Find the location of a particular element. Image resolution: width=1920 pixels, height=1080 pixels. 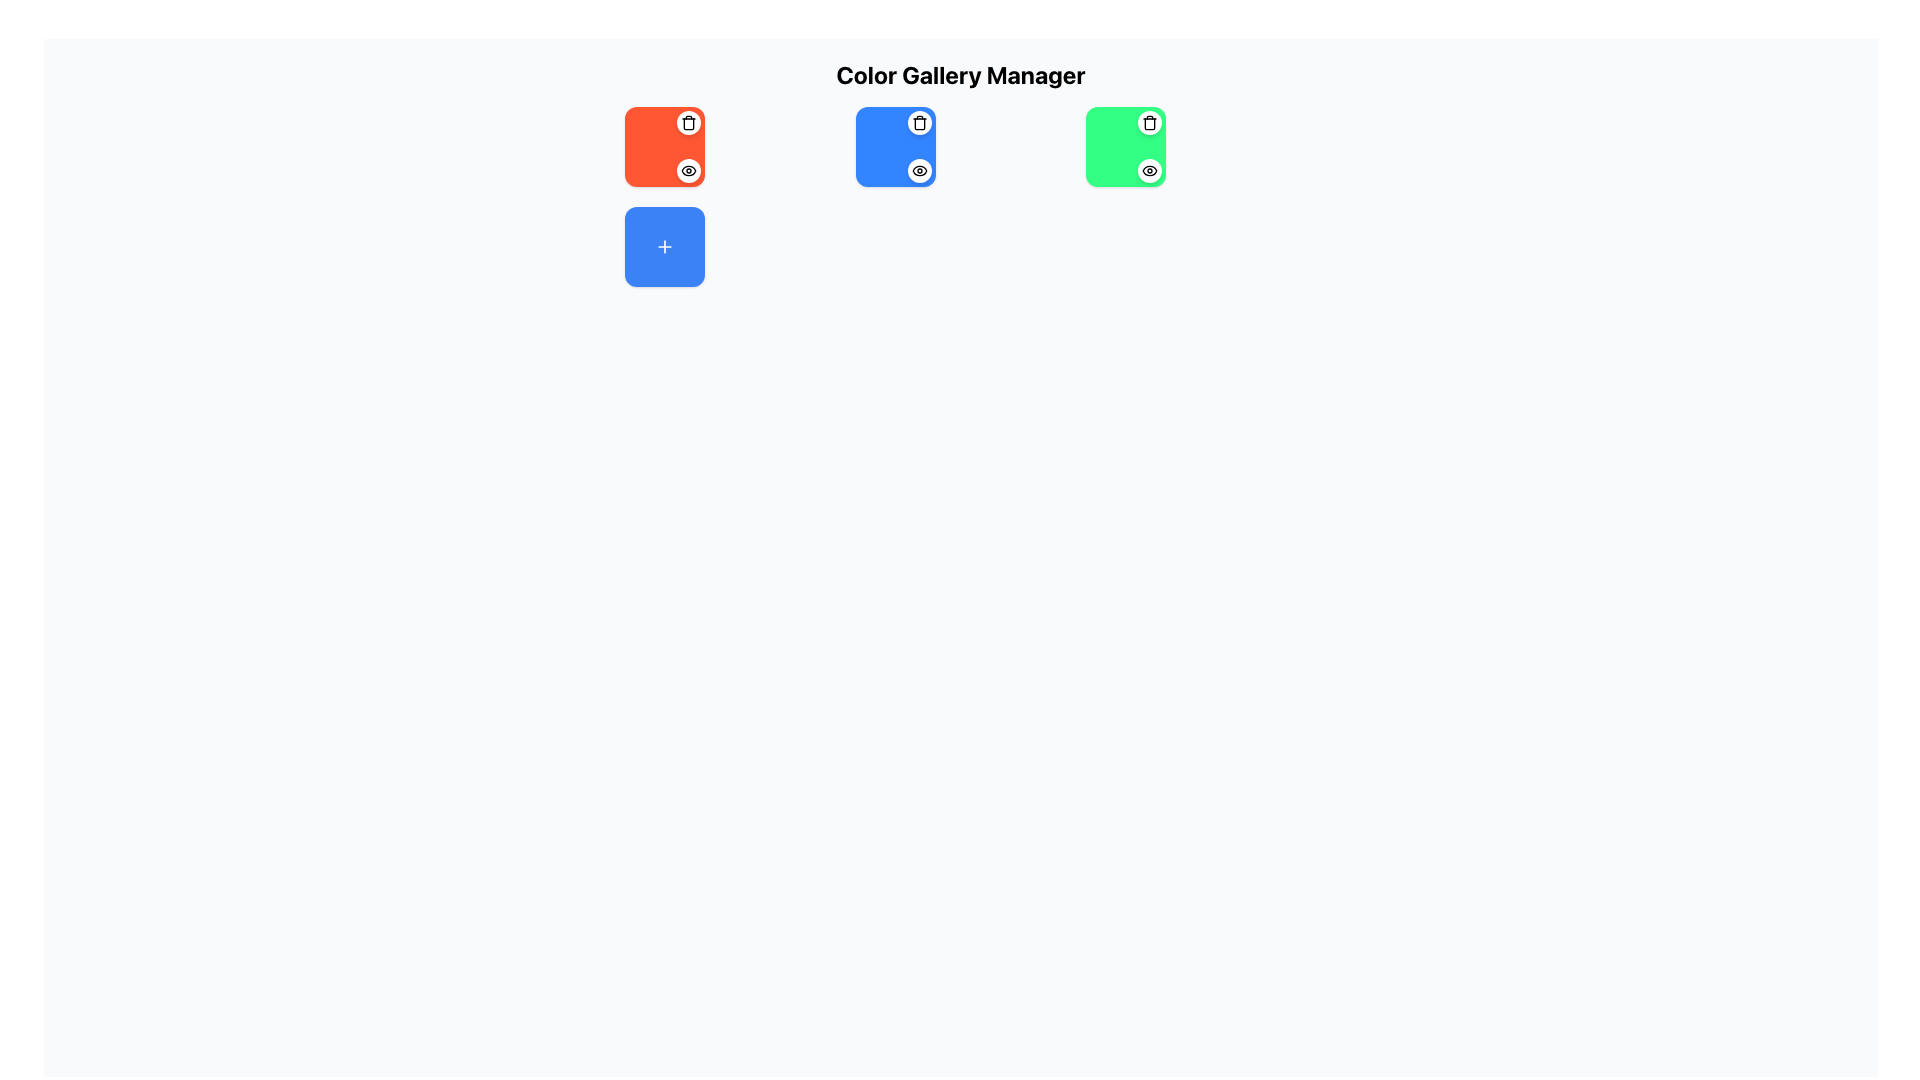

the 'eye' button located at the bottom-right corner of the blue square in the middle column of the Color Gallery Manager interface is located at coordinates (918, 169).